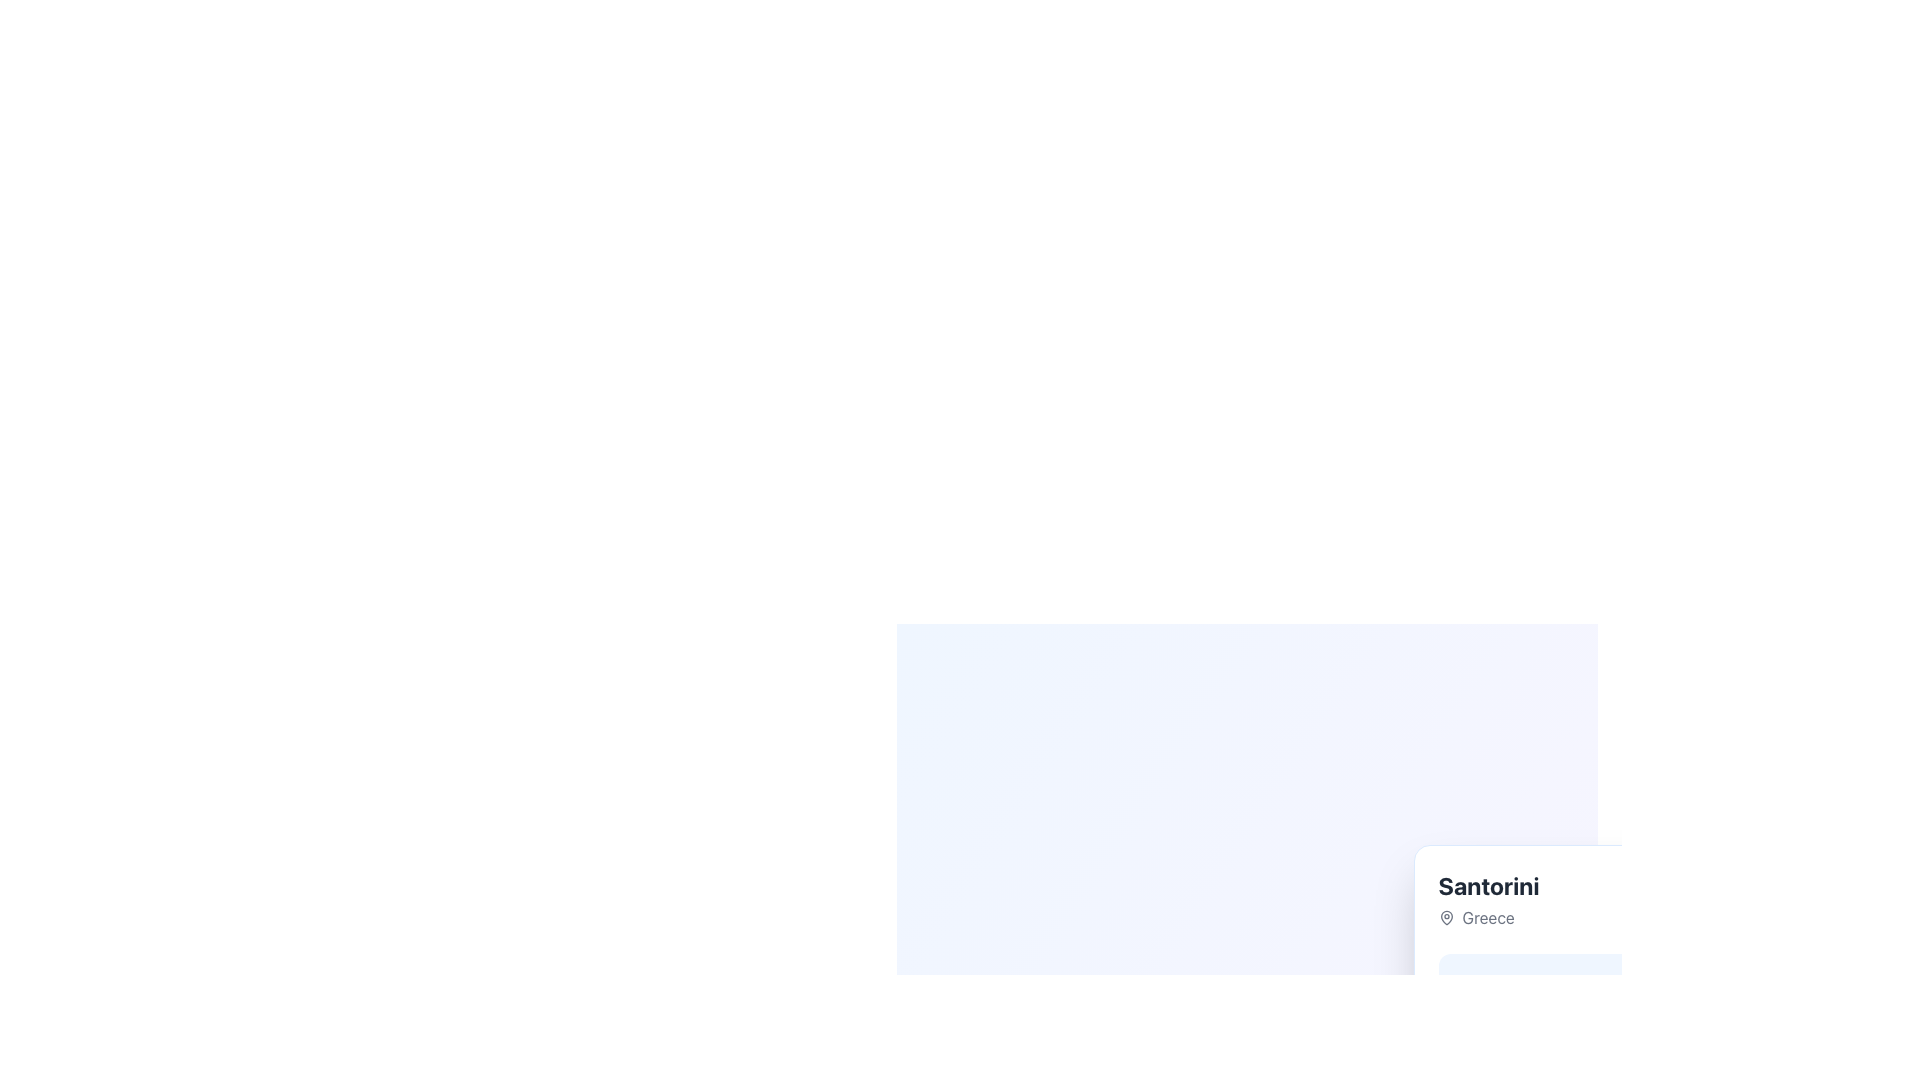  What do you see at coordinates (1446, 918) in the screenshot?
I see `the map pin icon located to the left of the text 'Greece', which has a circular head and a pointed bottom, styled with a thin stroke in a neutral color scheme` at bounding box center [1446, 918].